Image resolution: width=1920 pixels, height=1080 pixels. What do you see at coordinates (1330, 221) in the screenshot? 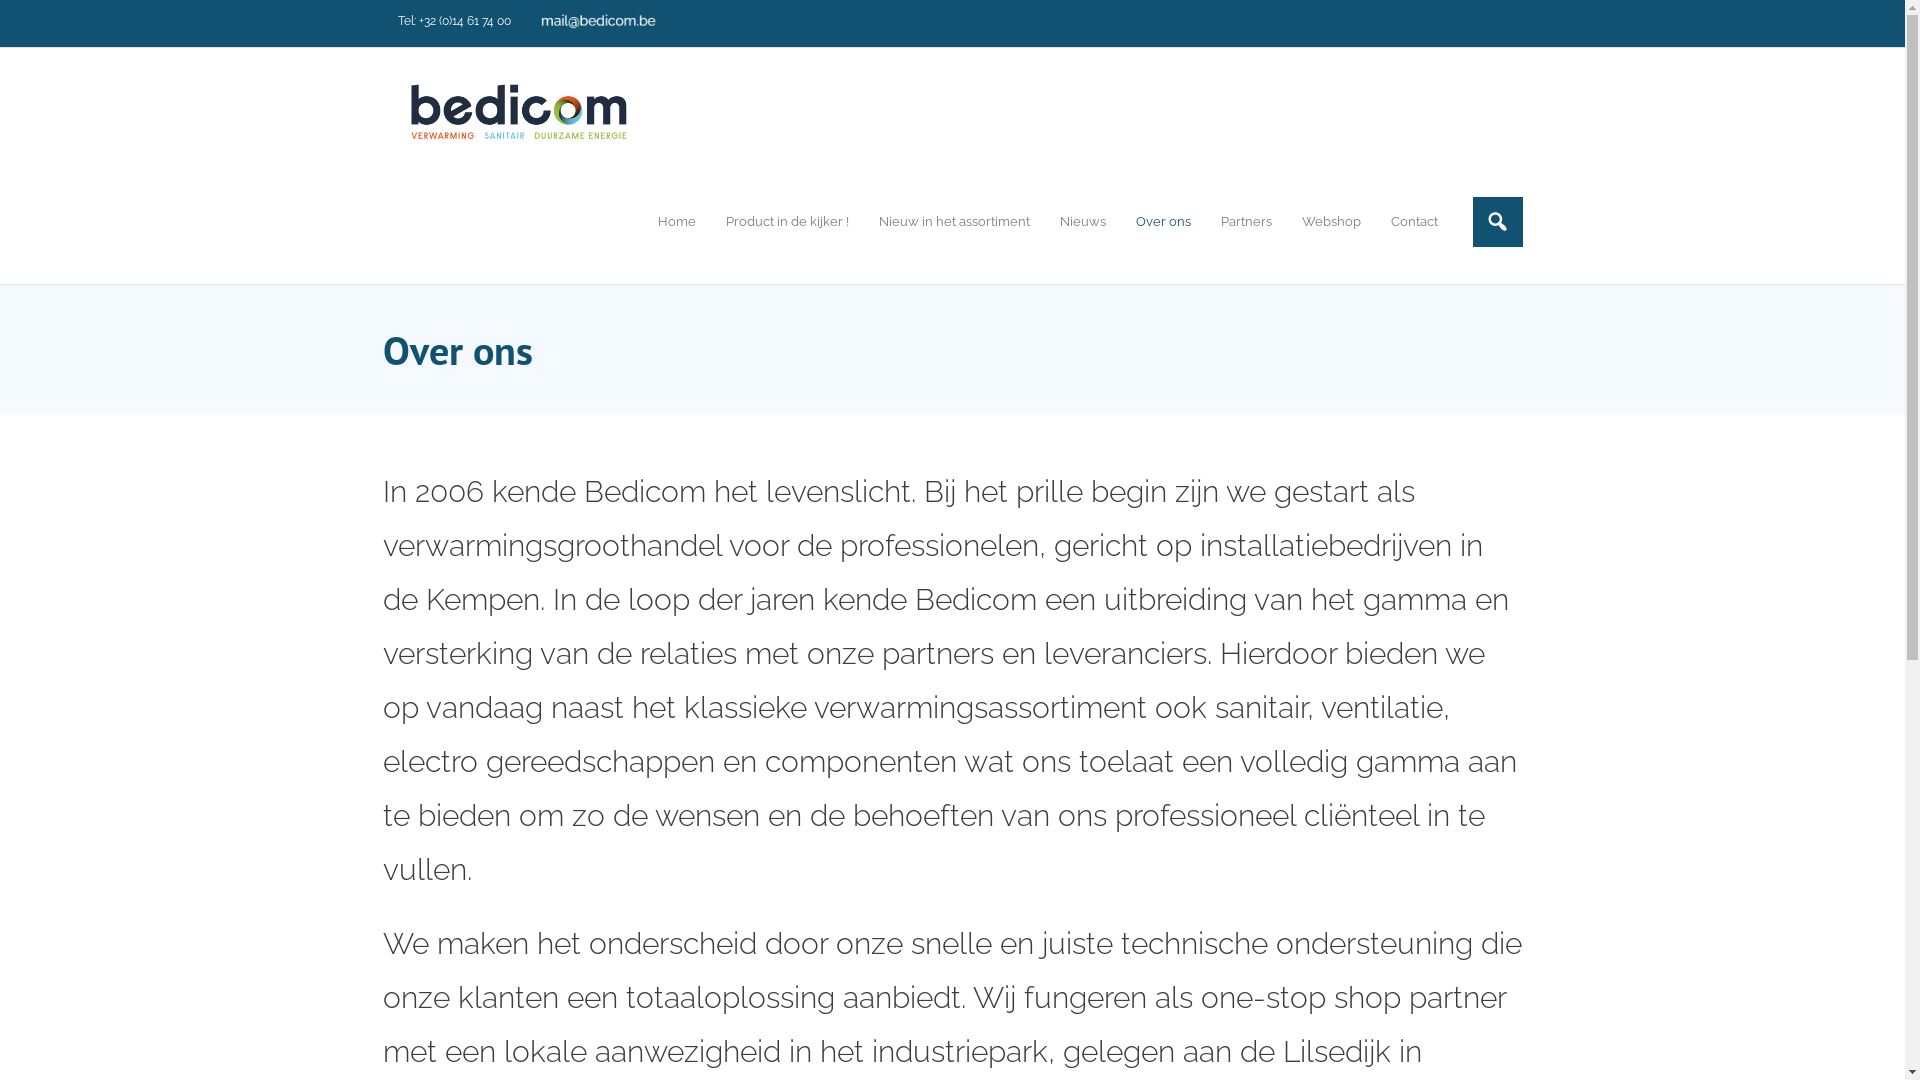
I see `'Webshop'` at bounding box center [1330, 221].